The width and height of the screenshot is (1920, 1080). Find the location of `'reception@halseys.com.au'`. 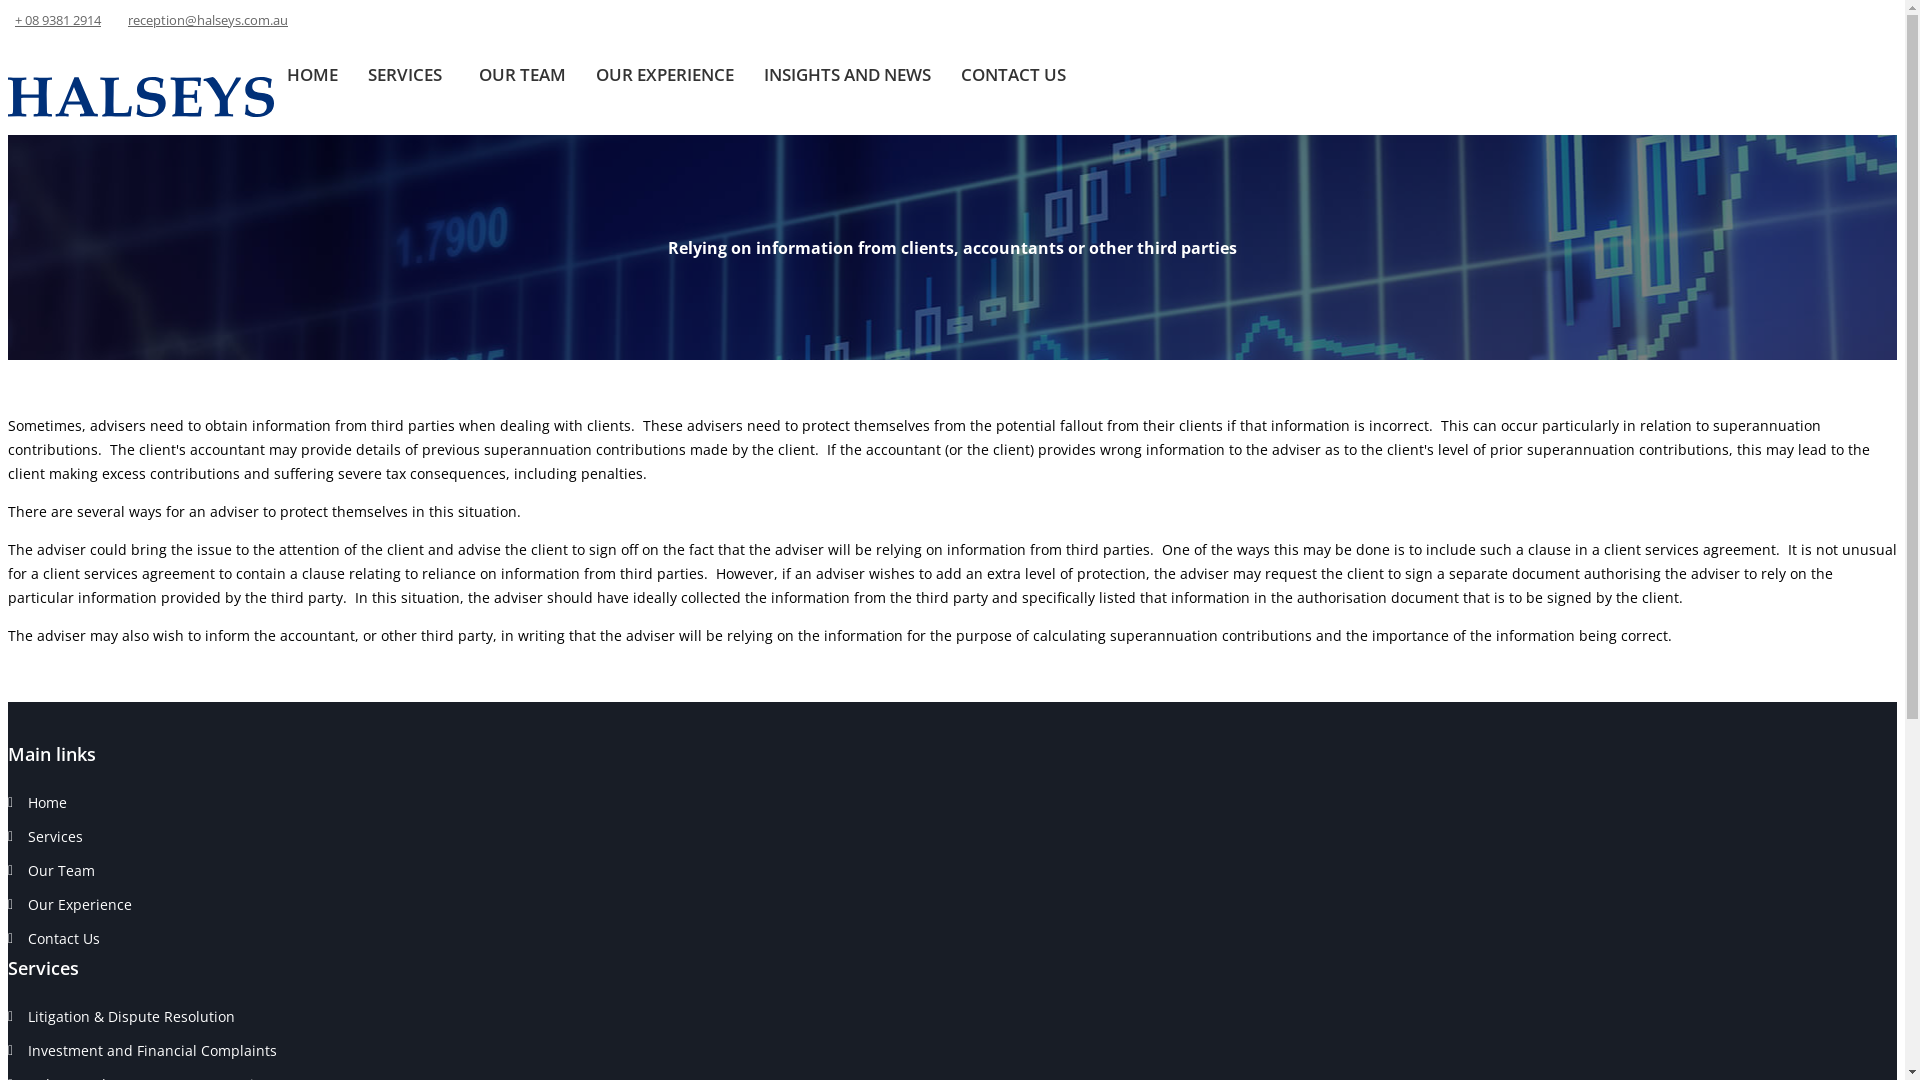

'reception@halseys.com.au' is located at coordinates (207, 19).